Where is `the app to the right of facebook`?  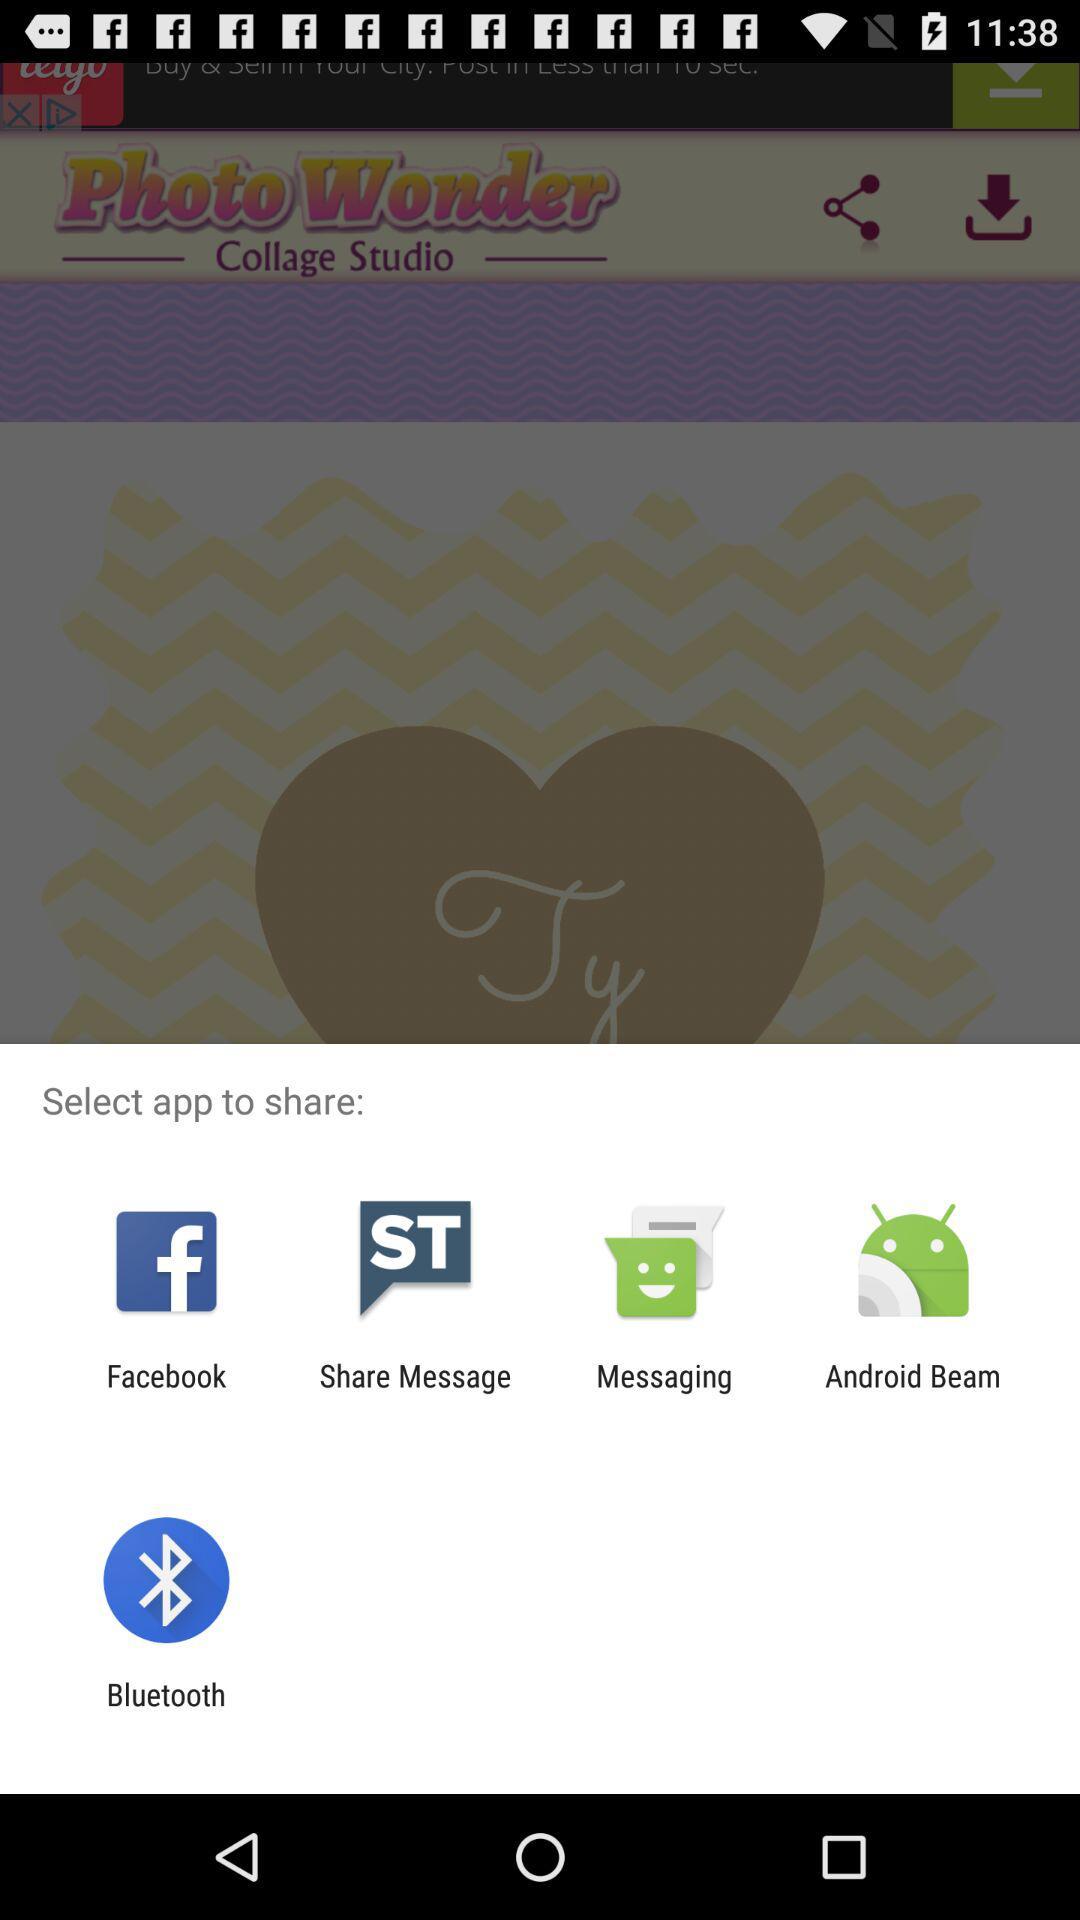 the app to the right of facebook is located at coordinates (414, 1392).